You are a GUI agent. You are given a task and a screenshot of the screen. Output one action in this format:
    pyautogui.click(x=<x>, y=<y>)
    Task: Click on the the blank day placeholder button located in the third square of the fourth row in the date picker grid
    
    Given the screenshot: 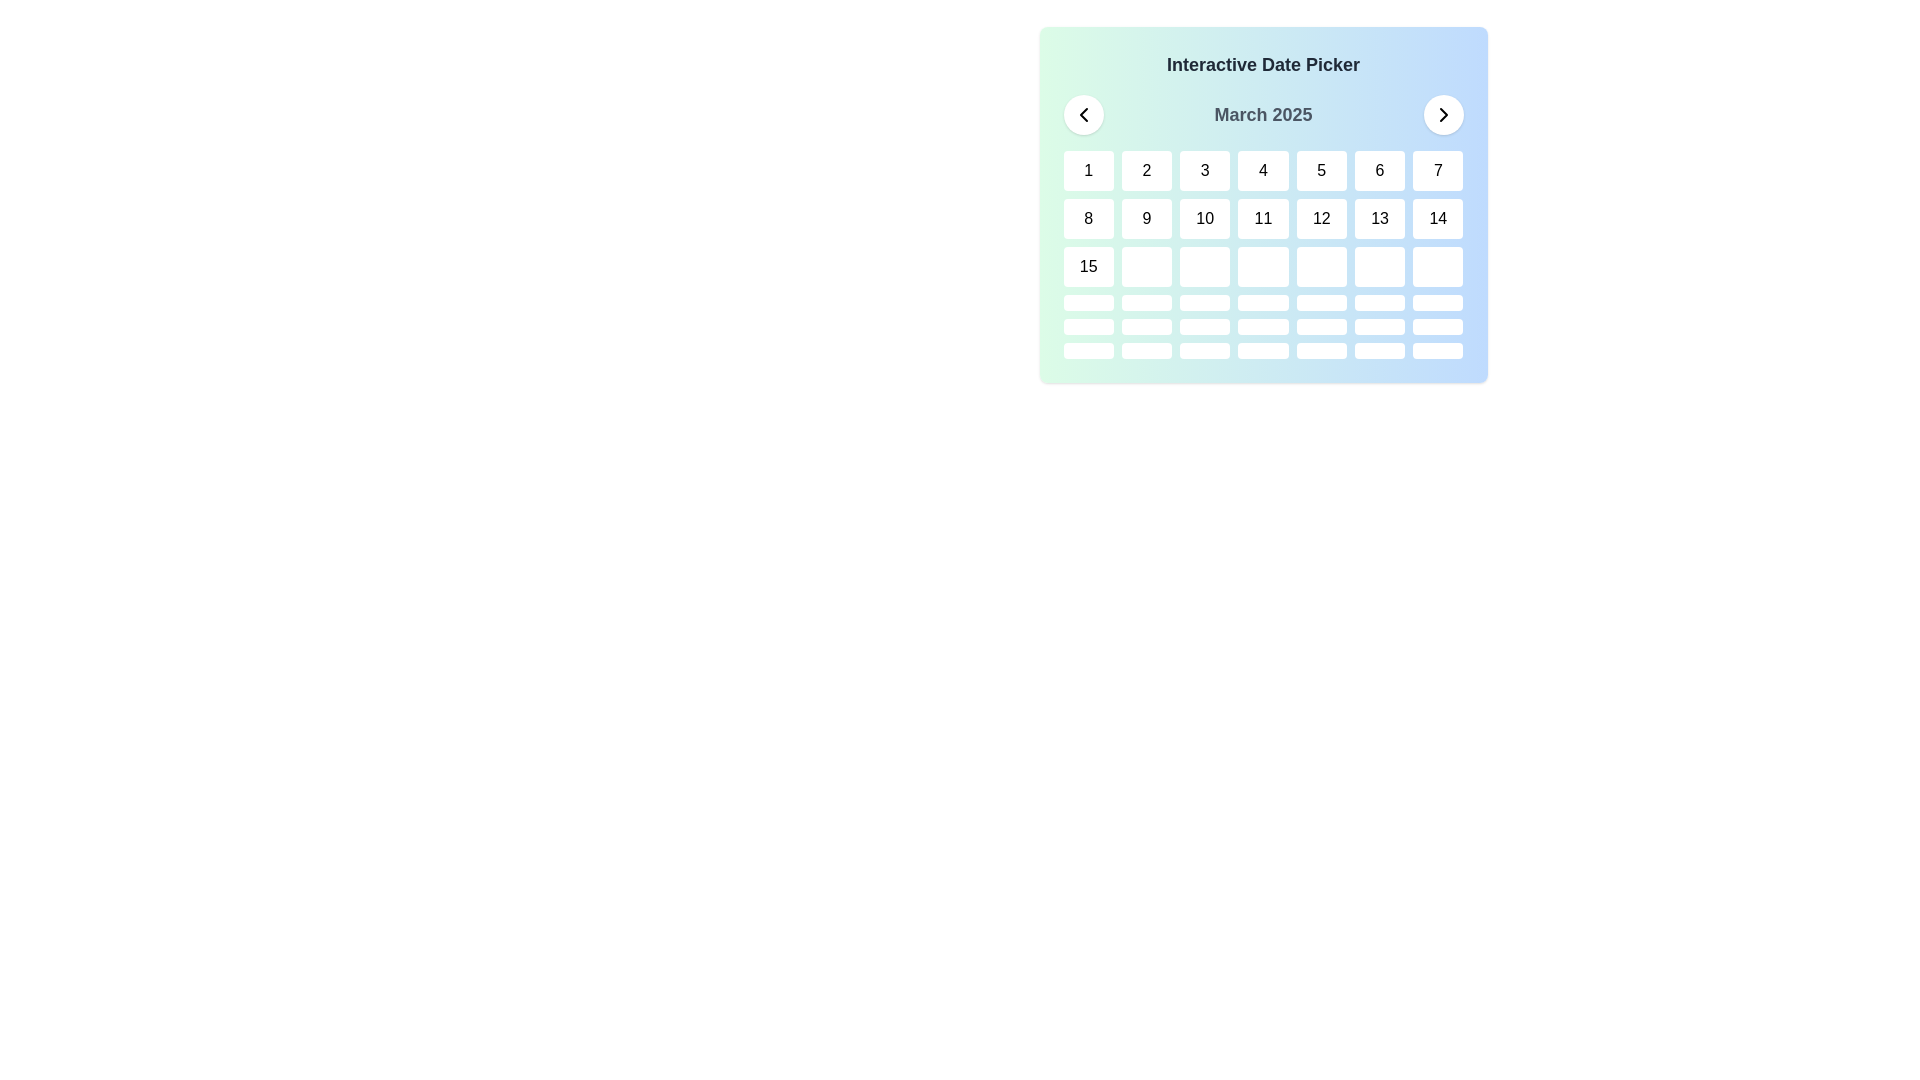 What is the action you would take?
    pyautogui.click(x=1204, y=265)
    